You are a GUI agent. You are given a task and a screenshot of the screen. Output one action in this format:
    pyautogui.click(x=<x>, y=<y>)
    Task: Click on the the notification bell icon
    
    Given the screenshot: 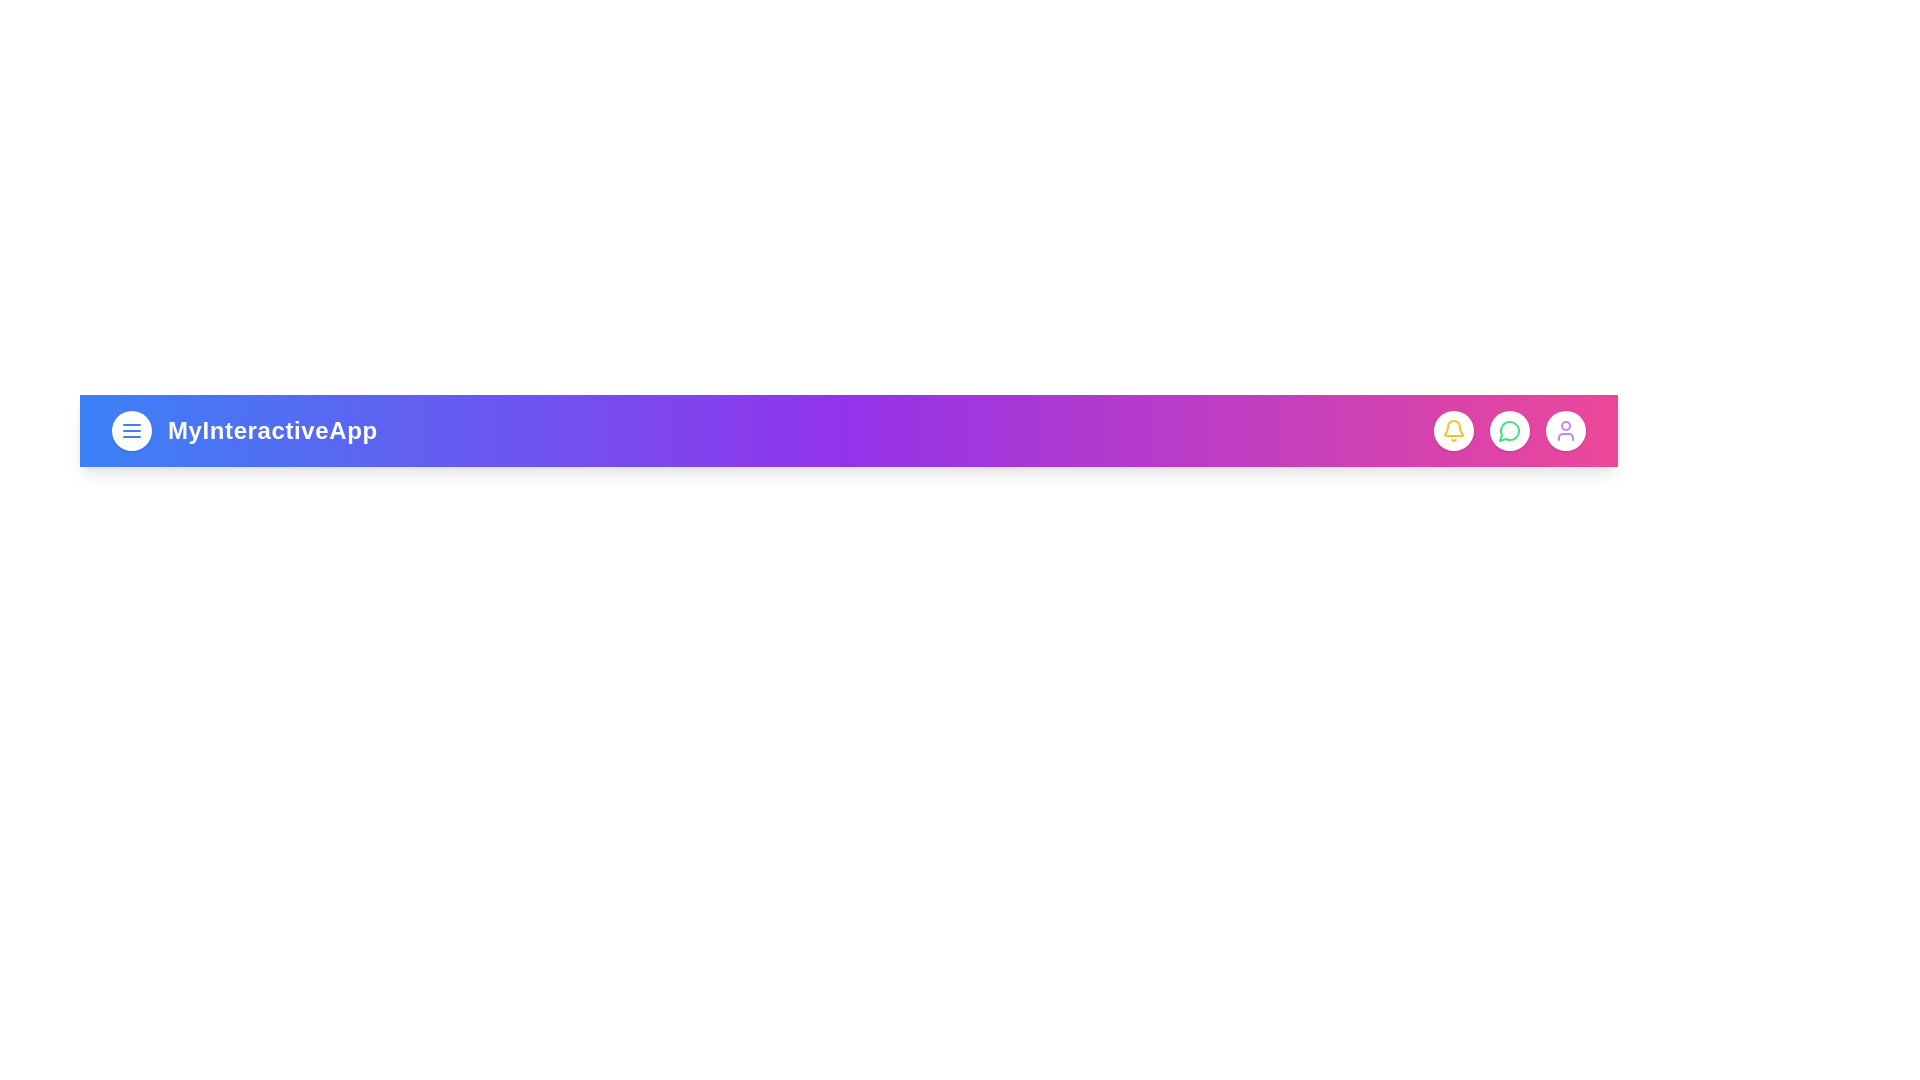 What is the action you would take?
    pyautogui.click(x=1454, y=430)
    